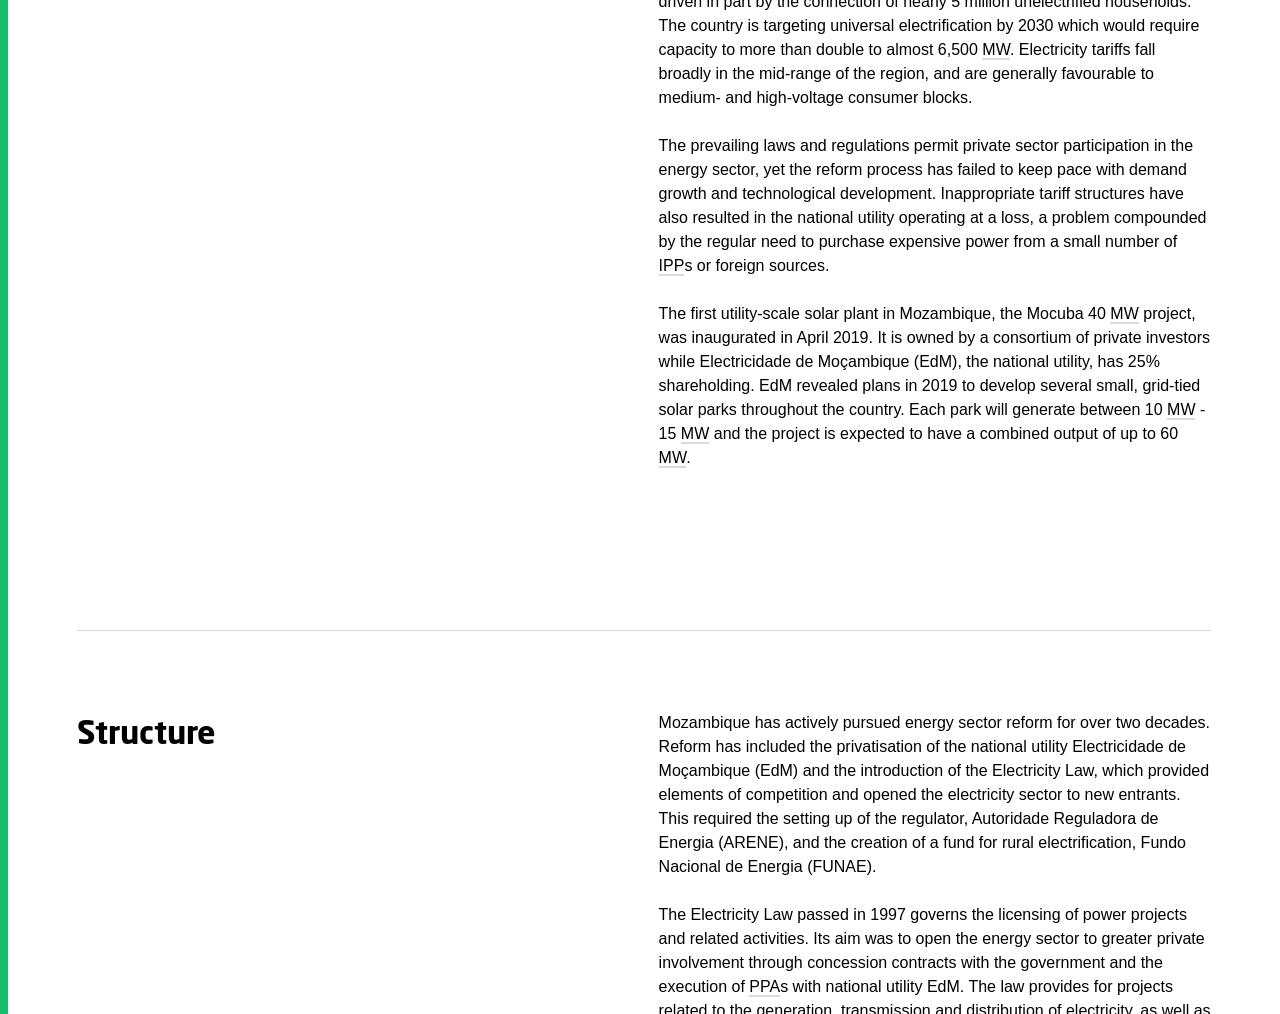 This screenshot has height=1014, width=1280. What do you see at coordinates (930, 420) in the screenshot?
I see `'- 15'` at bounding box center [930, 420].